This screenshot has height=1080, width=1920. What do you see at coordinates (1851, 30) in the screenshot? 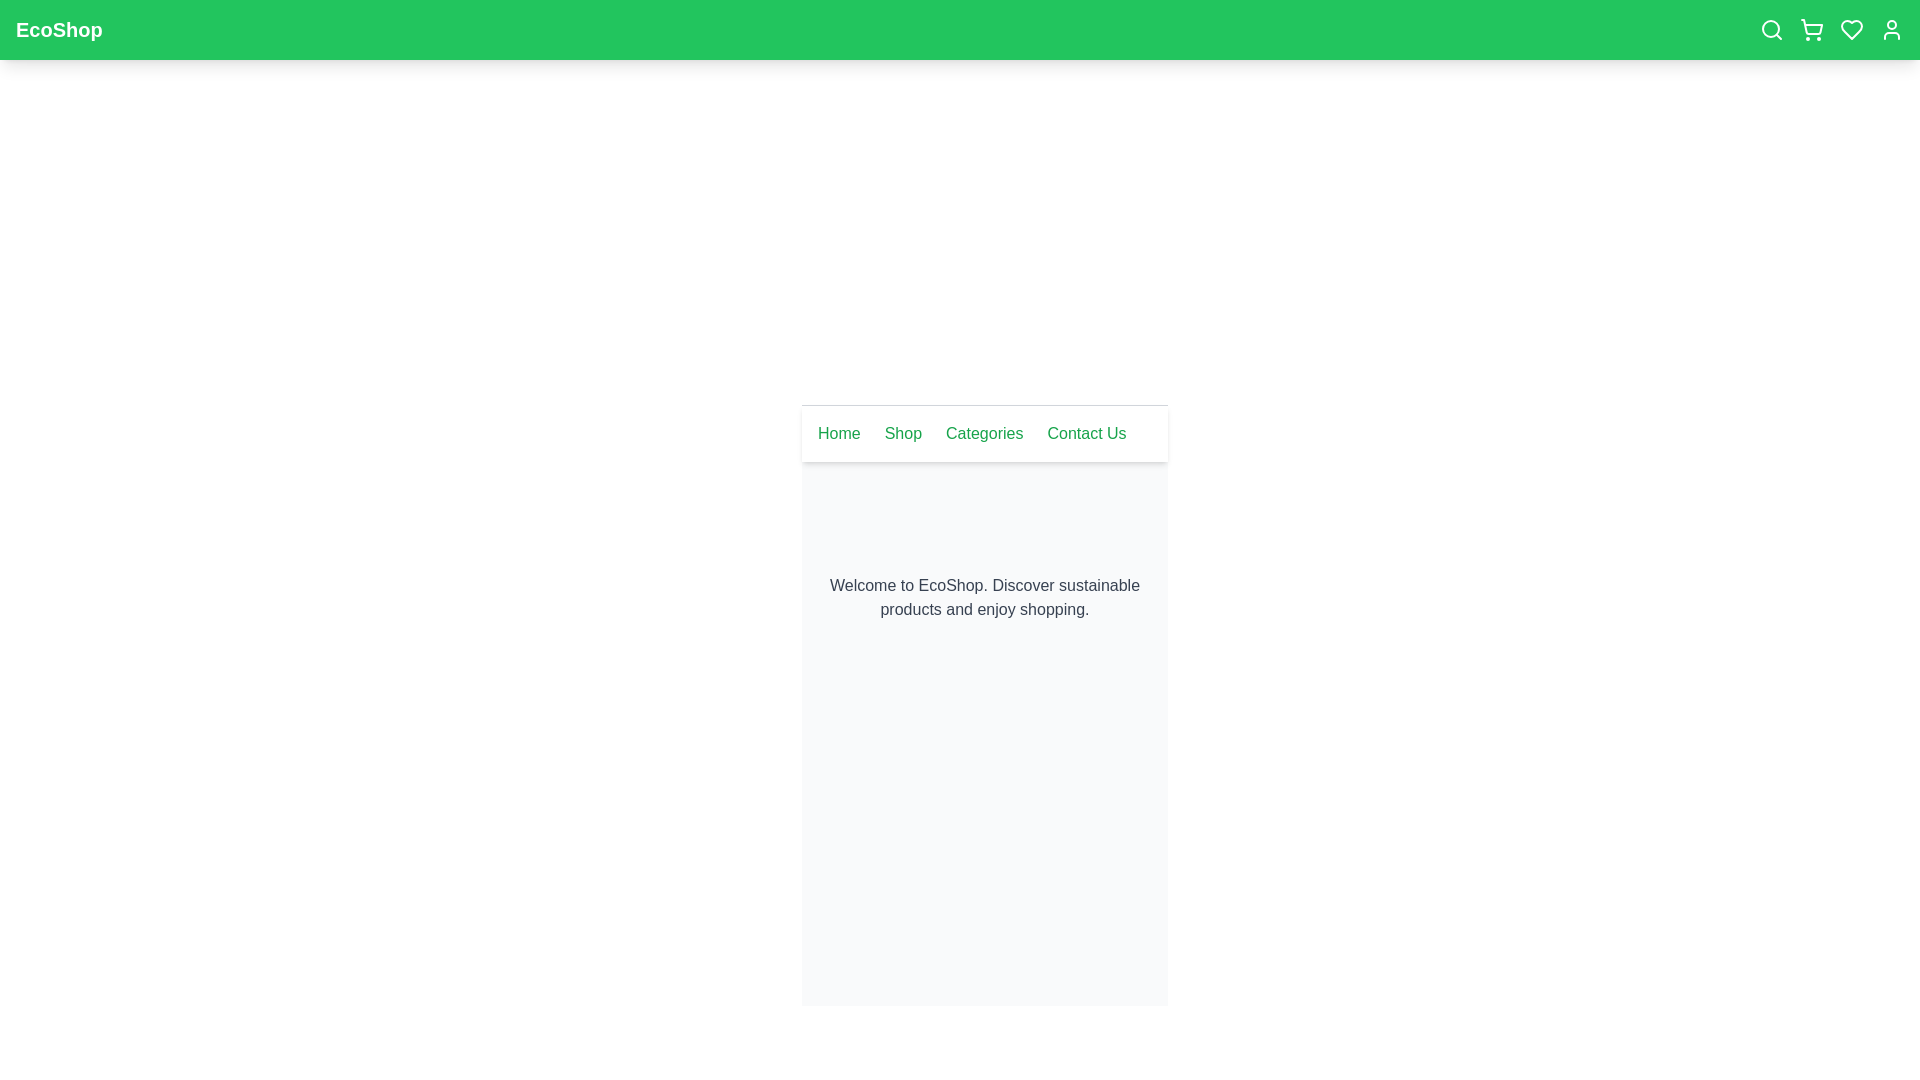
I see `the heart icon to view favorites` at bounding box center [1851, 30].